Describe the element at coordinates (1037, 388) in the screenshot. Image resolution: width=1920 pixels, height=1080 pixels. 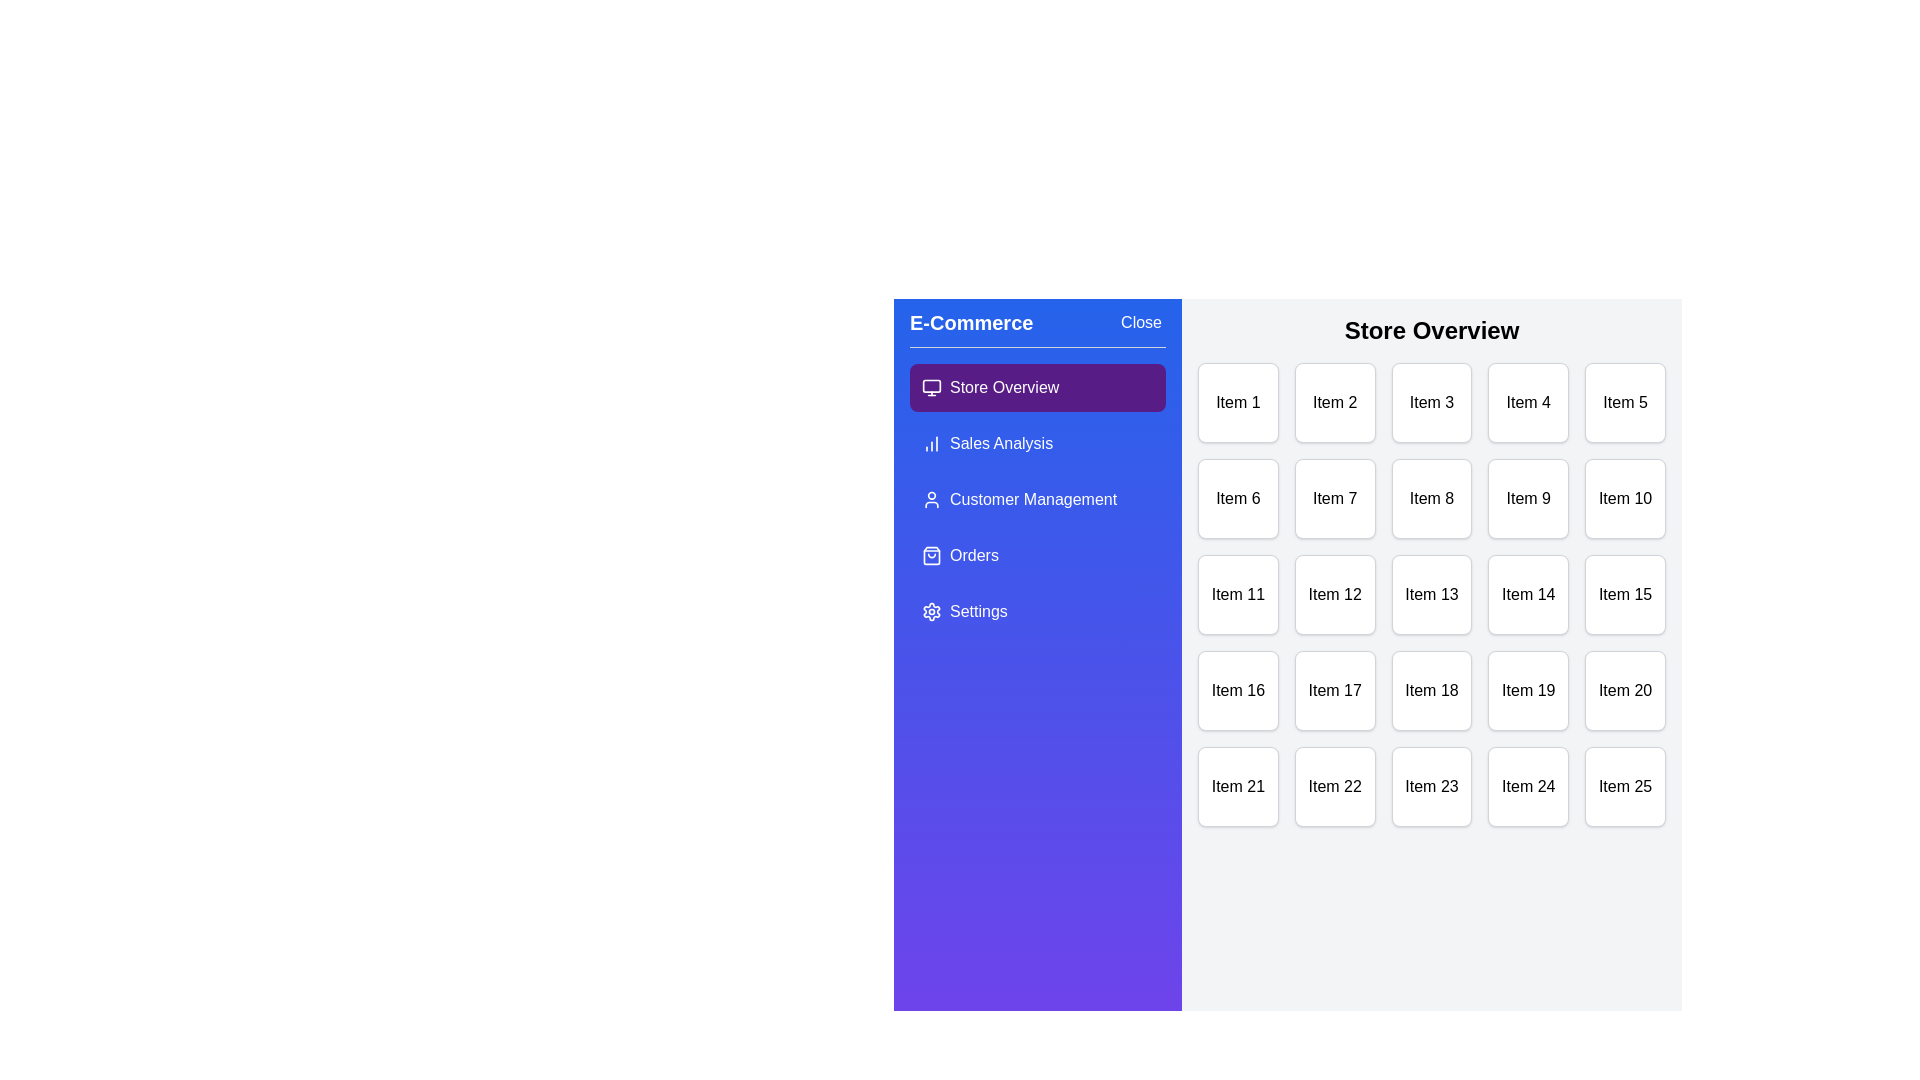
I see `the menu option Store Overview from the drawer` at that location.